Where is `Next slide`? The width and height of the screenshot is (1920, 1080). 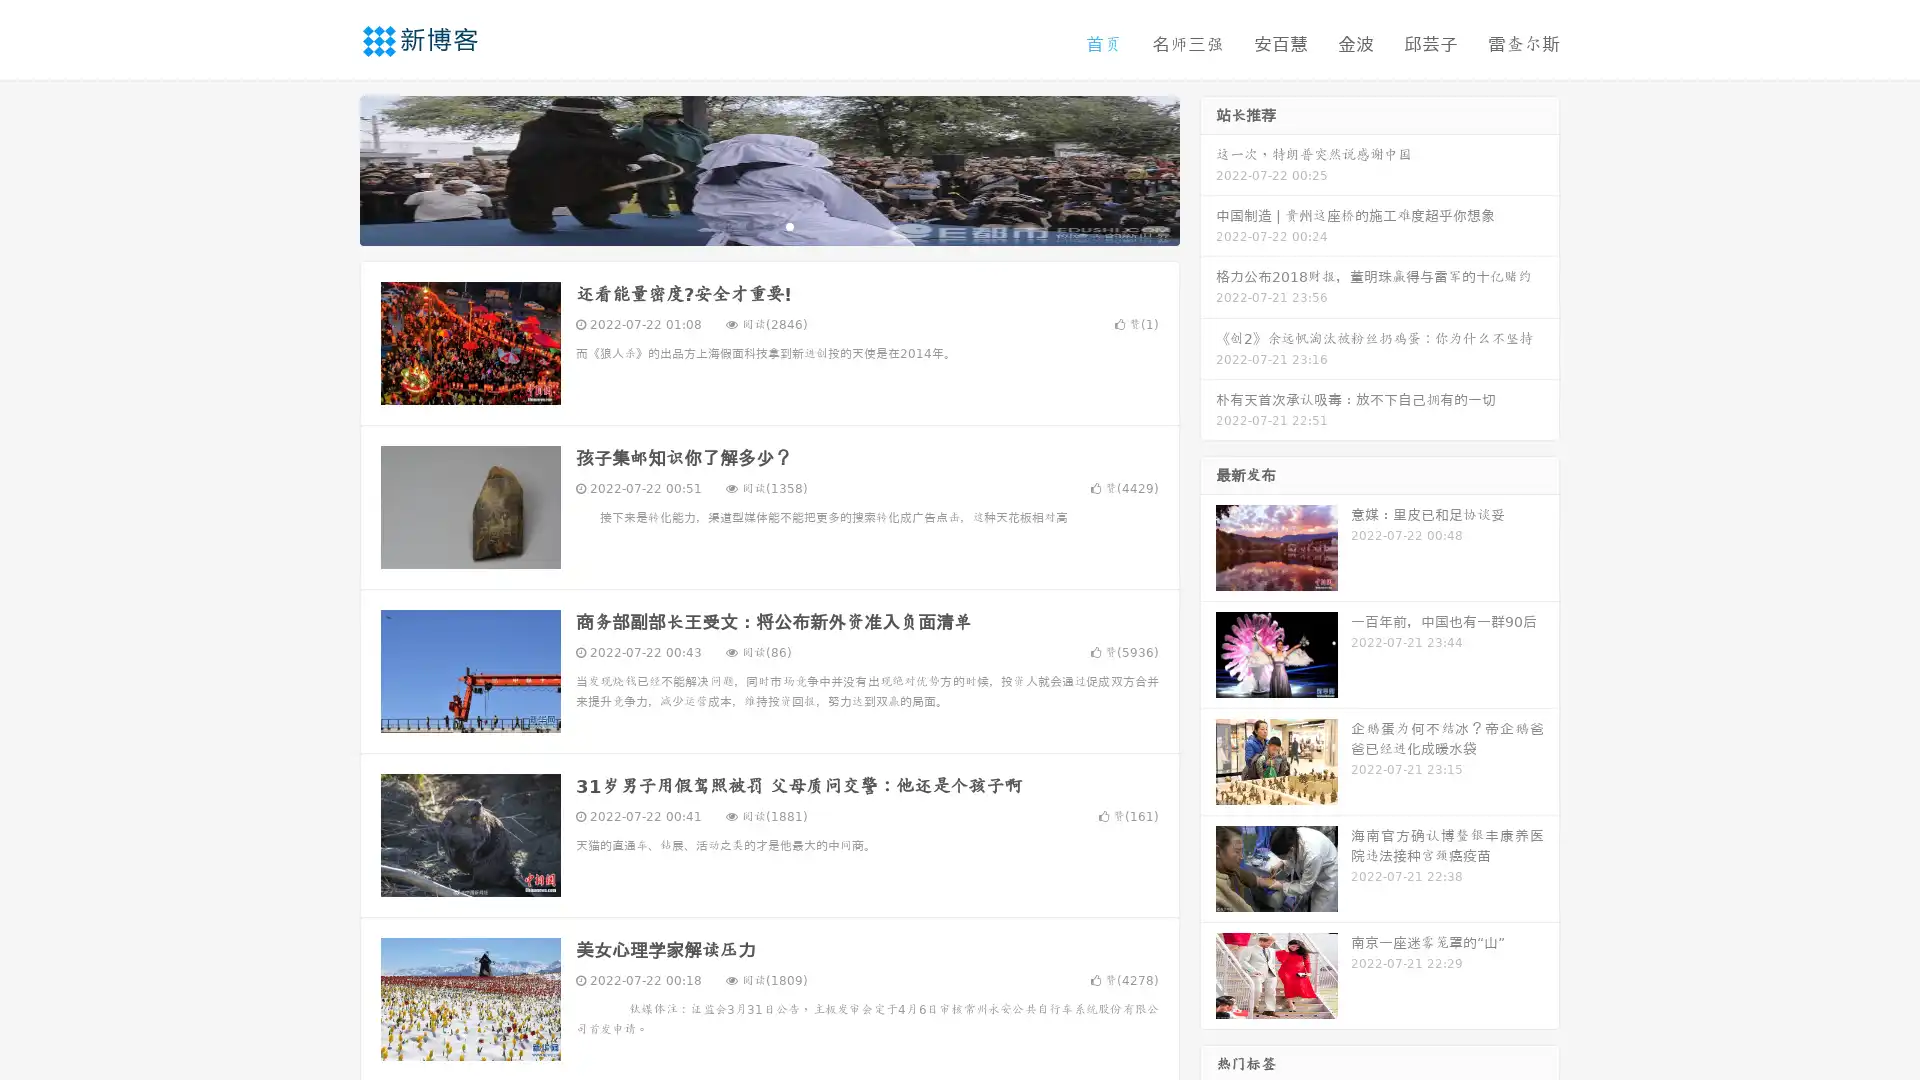 Next slide is located at coordinates (1208, 168).